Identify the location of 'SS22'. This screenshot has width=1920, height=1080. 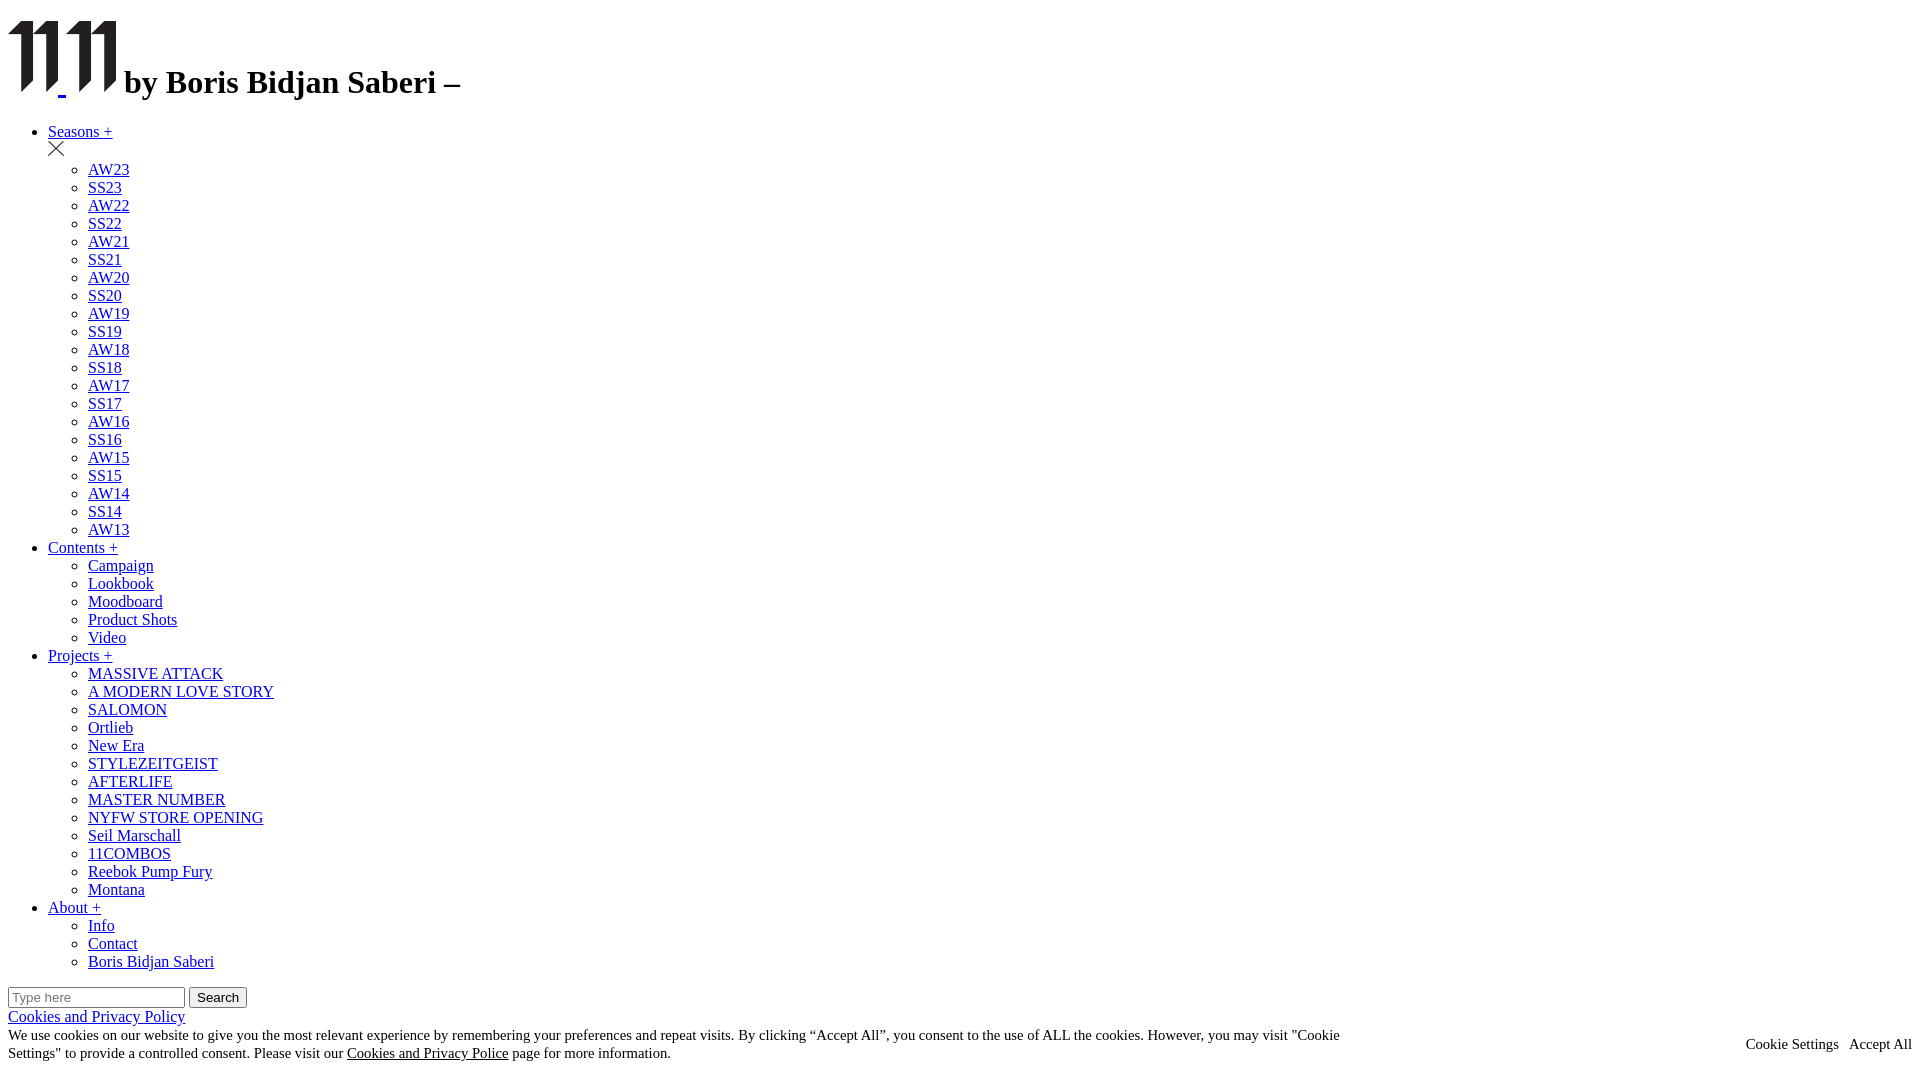
(104, 223).